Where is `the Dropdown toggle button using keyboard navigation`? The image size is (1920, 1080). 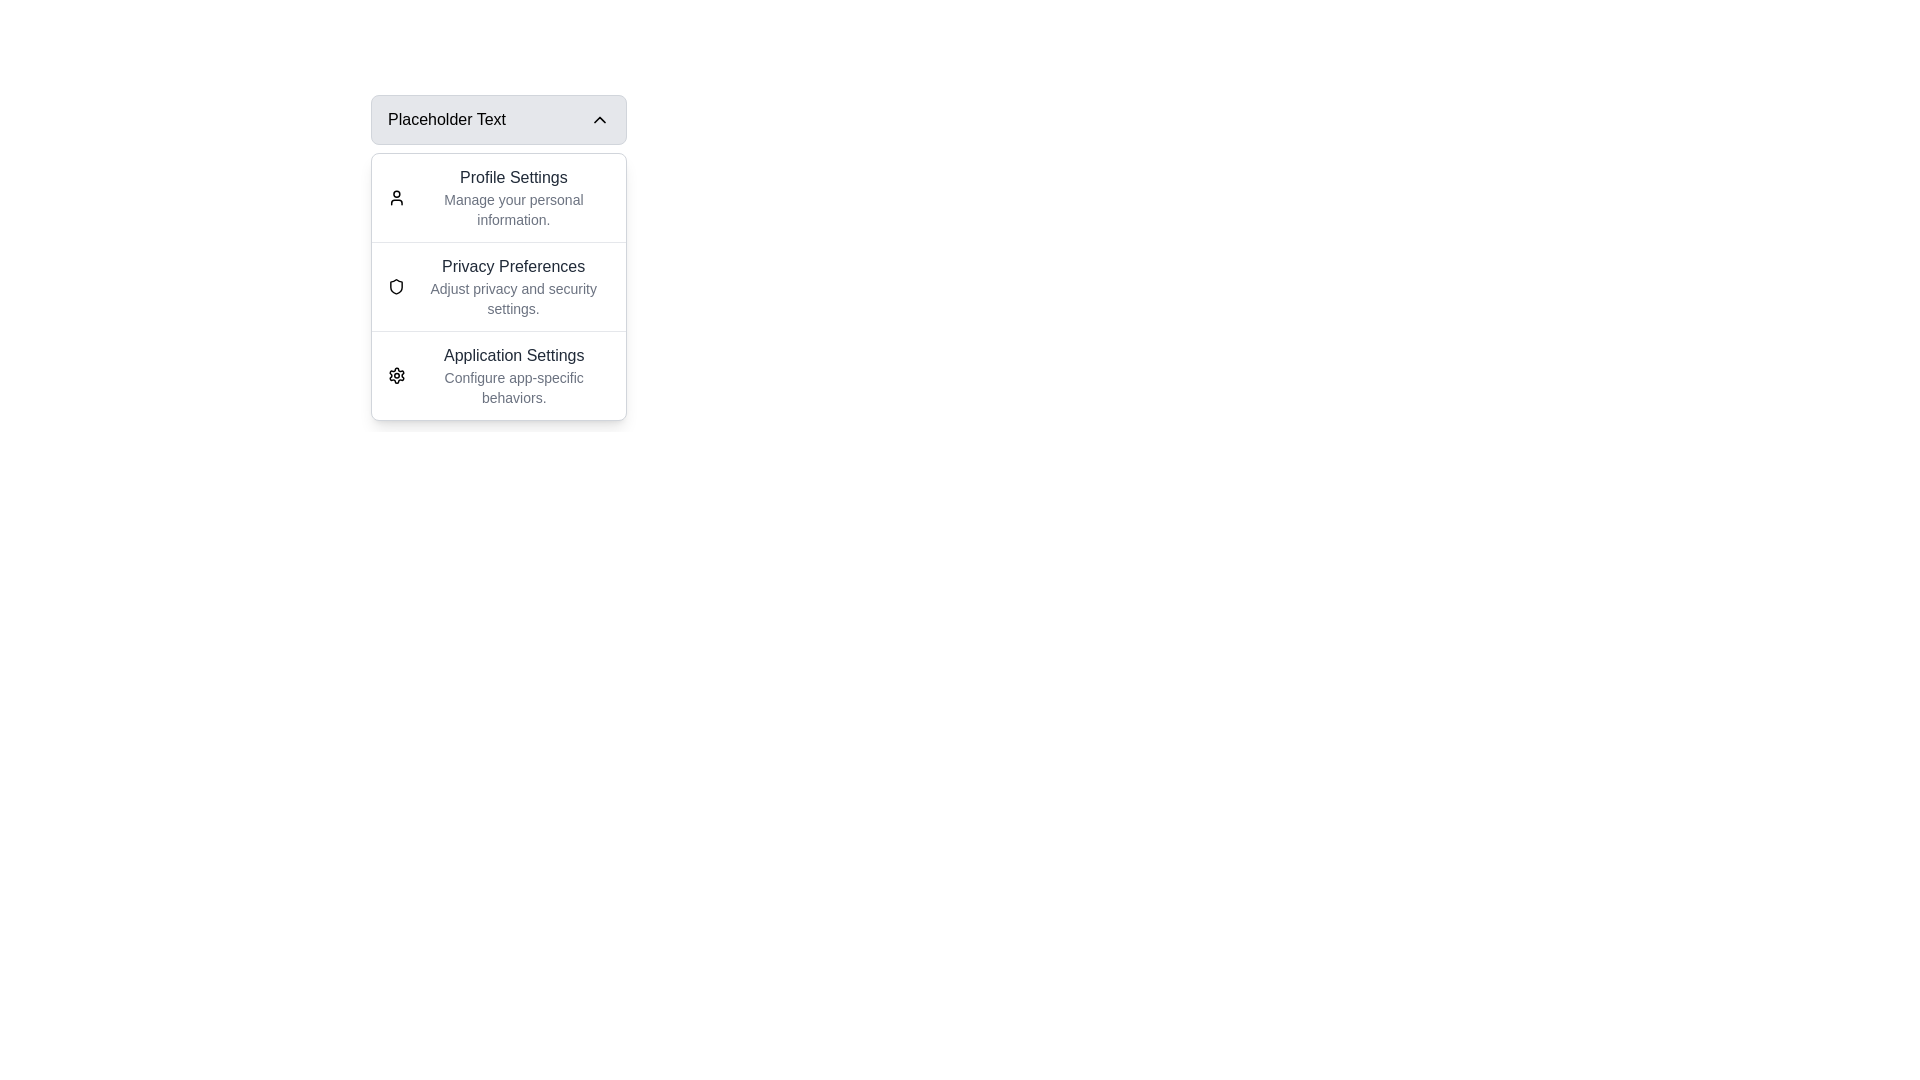
the Dropdown toggle button using keyboard navigation is located at coordinates (499, 148).